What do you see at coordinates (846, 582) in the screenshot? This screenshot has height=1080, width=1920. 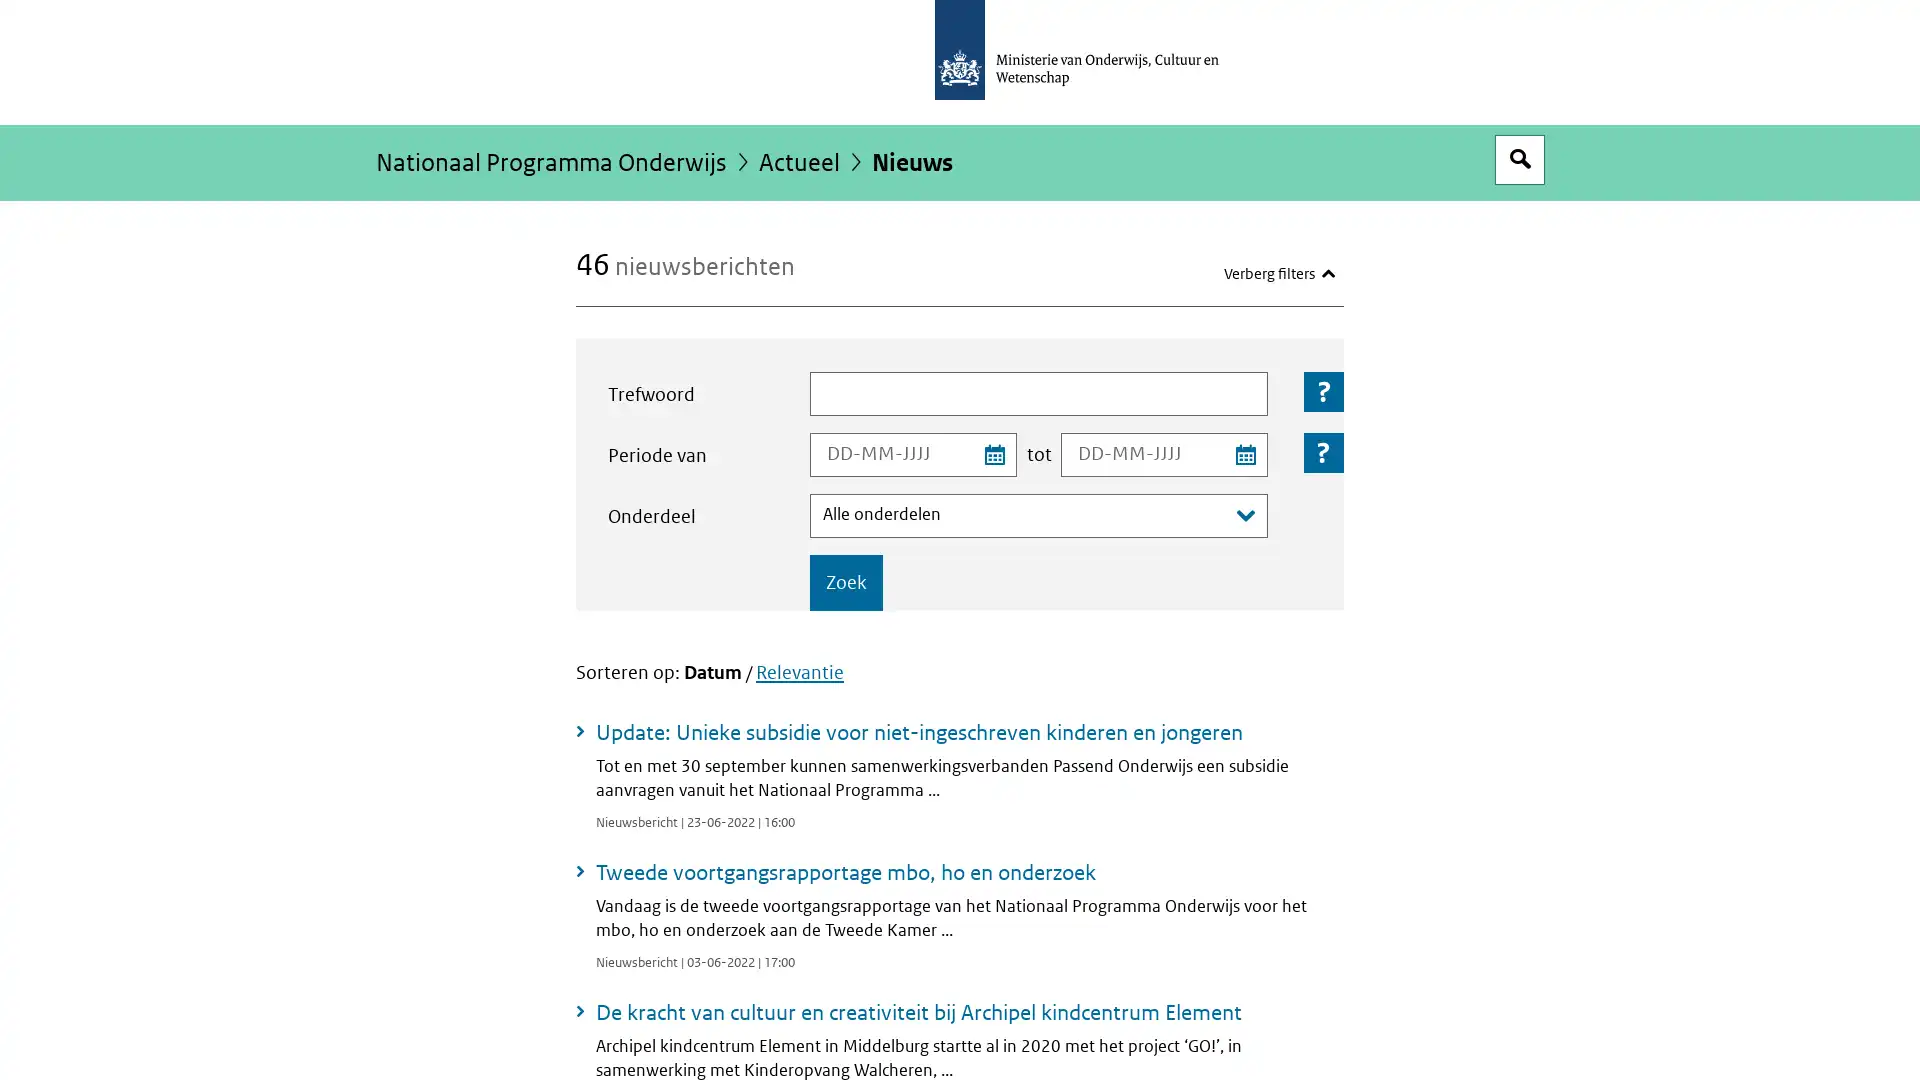 I see `Zoek` at bounding box center [846, 582].